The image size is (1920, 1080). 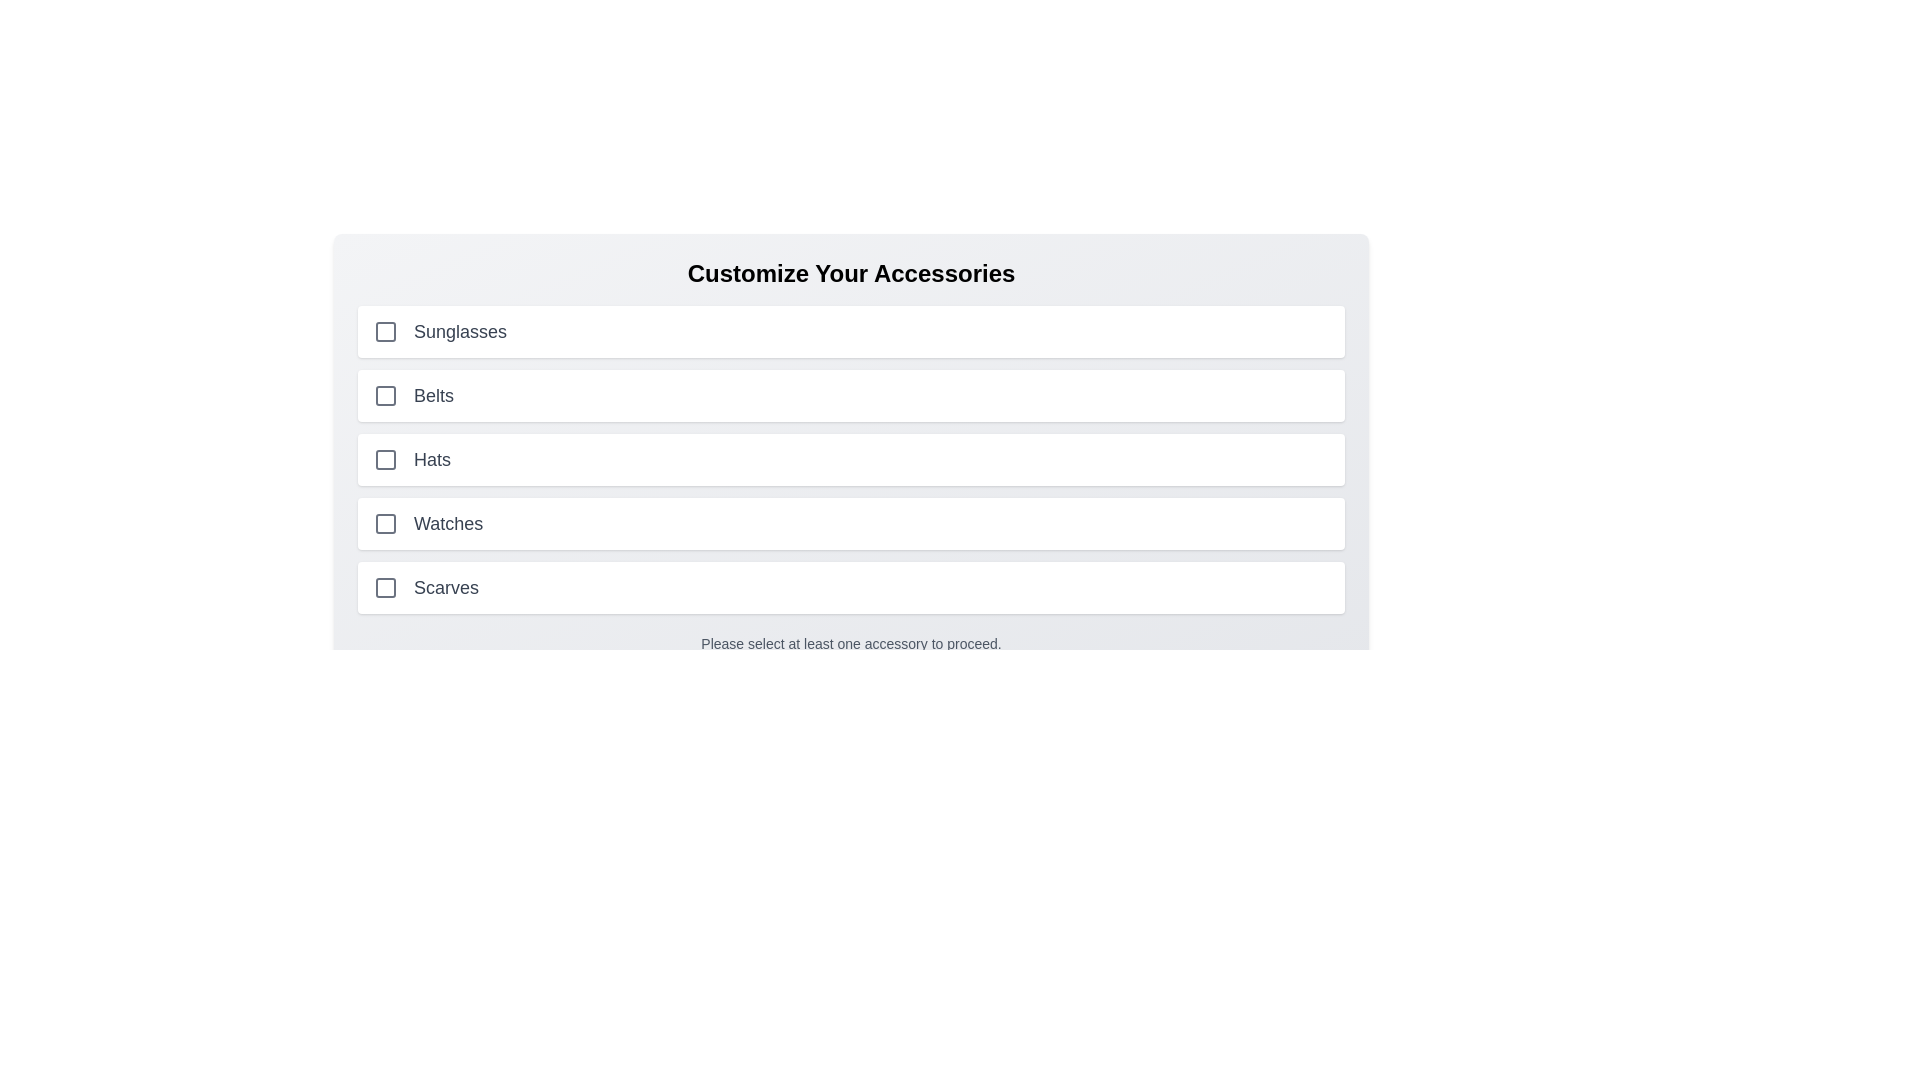 I want to click on the 'Hats' option list item, which is the third item in the options list, so click(x=851, y=459).